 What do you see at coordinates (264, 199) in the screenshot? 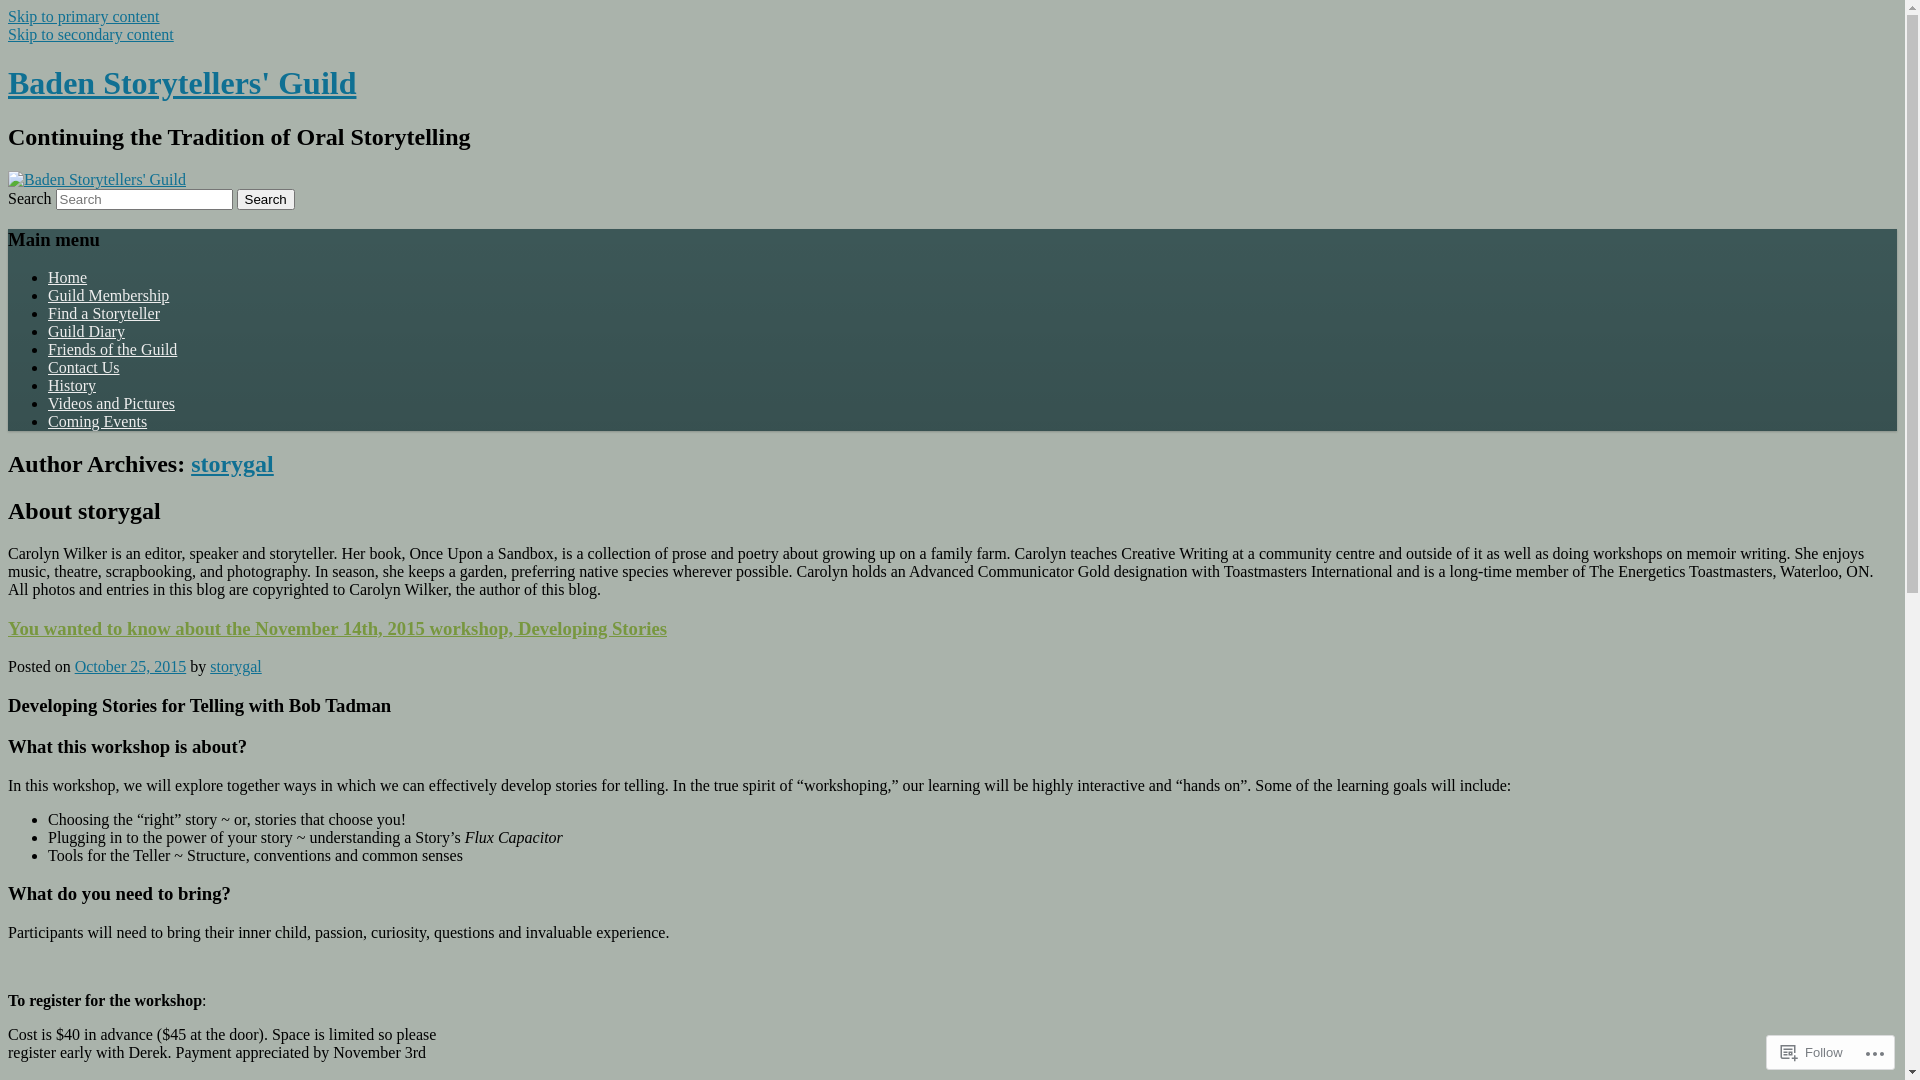
I see `'Search'` at bounding box center [264, 199].